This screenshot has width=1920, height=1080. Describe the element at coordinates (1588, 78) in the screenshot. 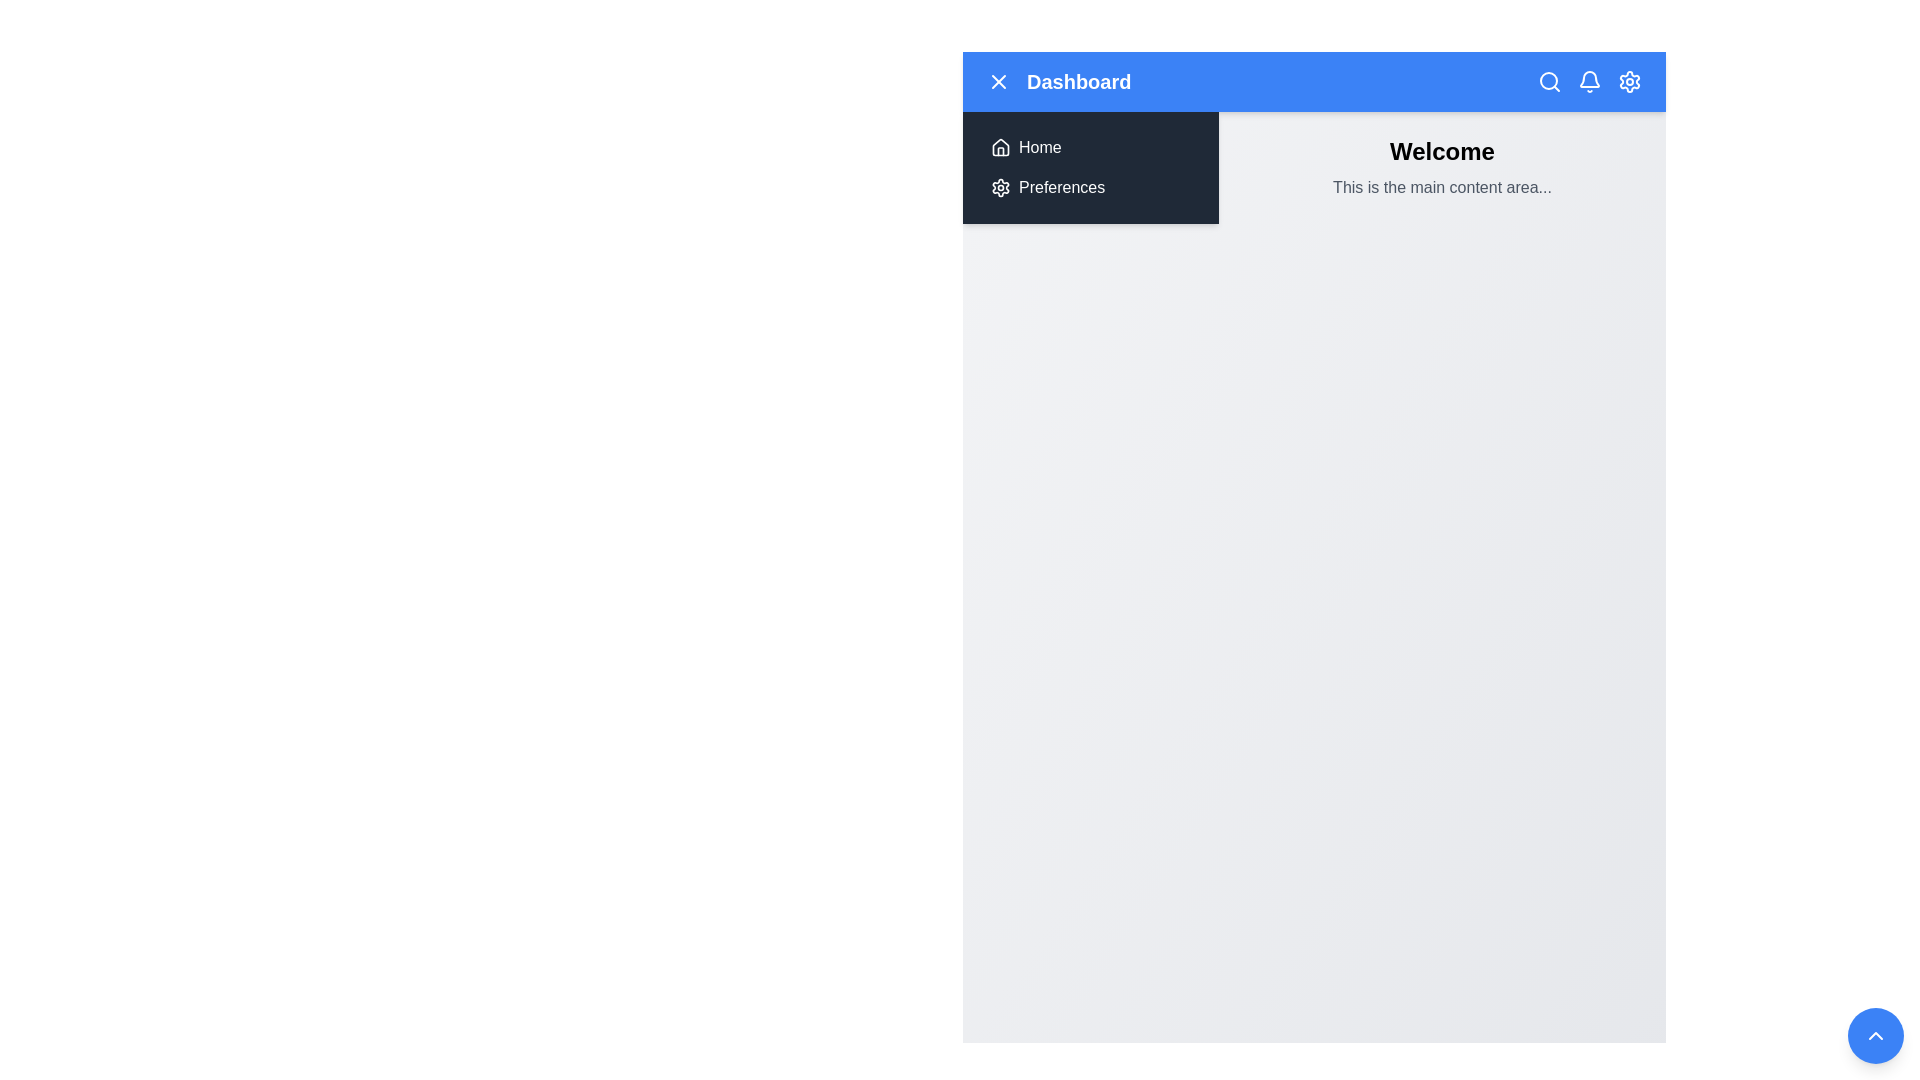

I see `the bell icon in the blue header bar, which serves as a notification indicator and is positioned to the right of the search icon and to the left of the settings cog icon` at that location.